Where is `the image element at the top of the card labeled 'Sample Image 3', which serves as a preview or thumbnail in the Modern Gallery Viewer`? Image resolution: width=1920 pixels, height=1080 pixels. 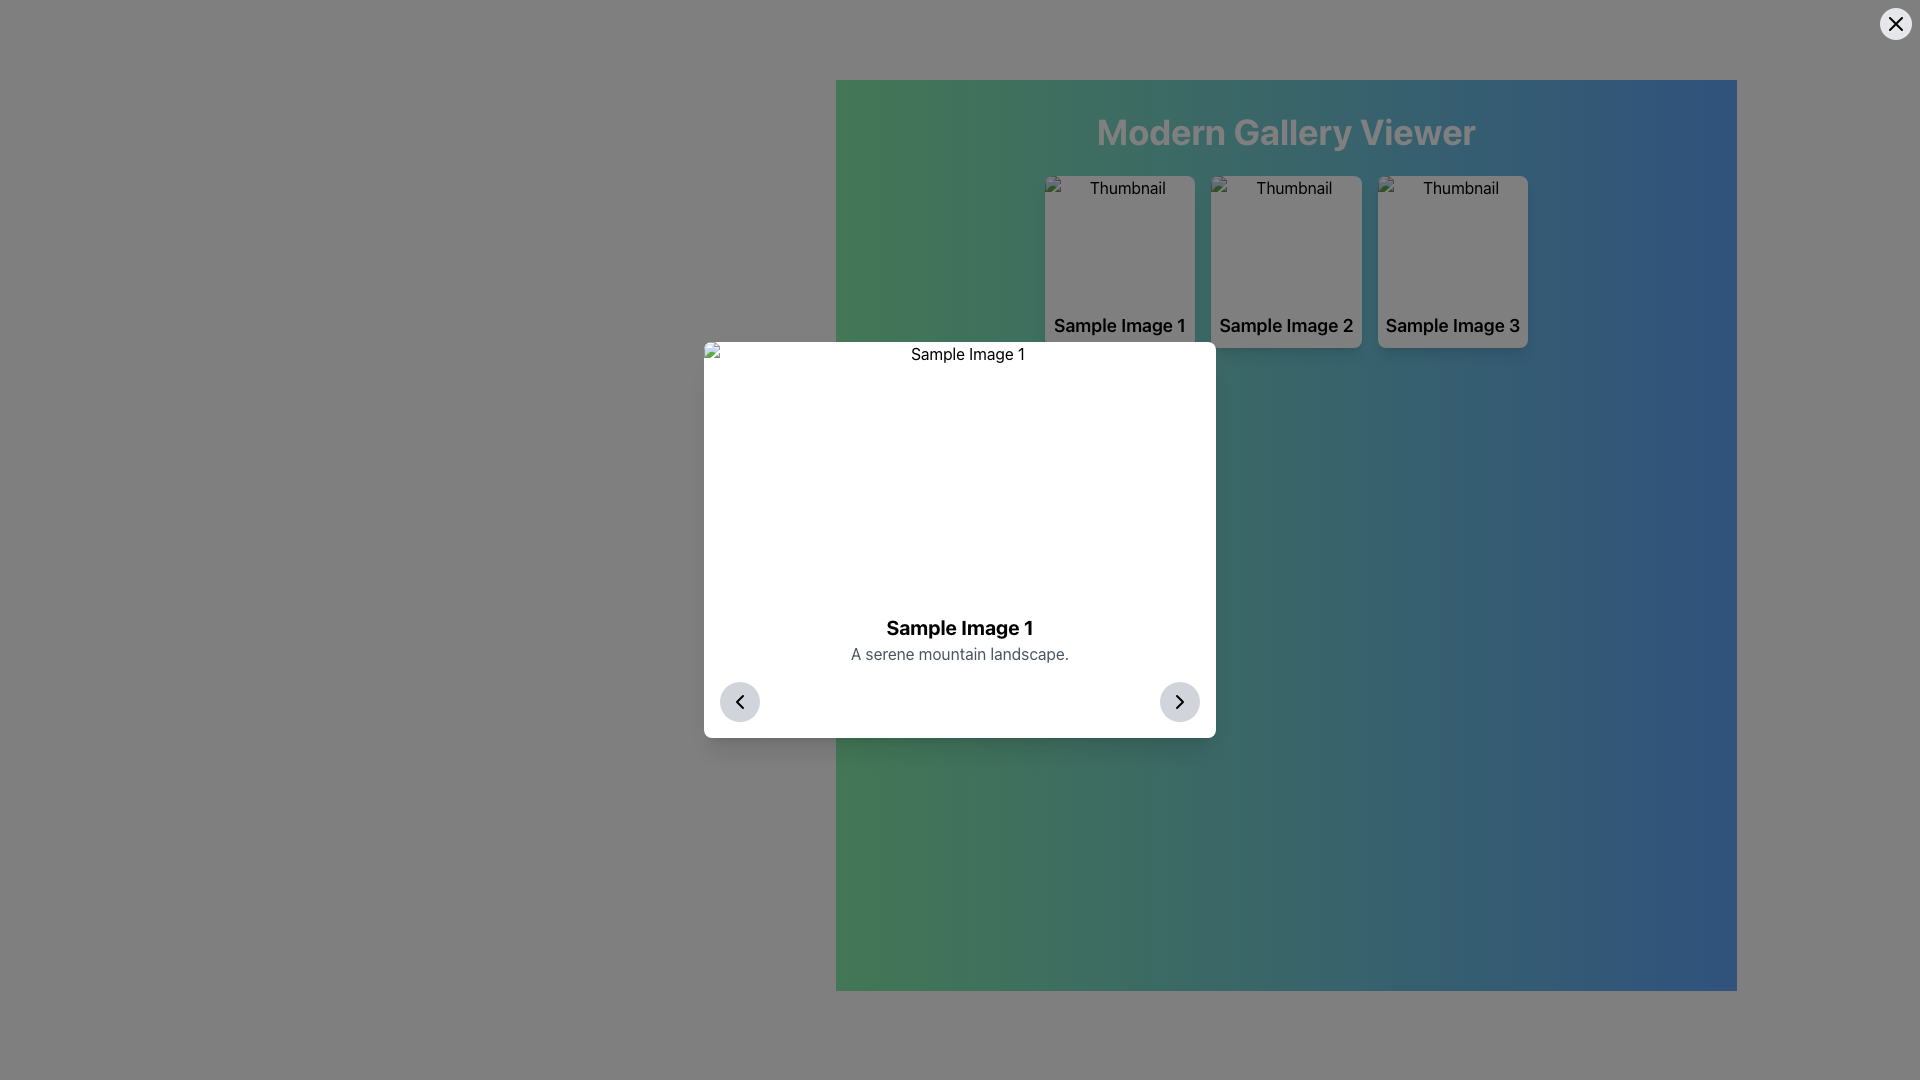 the image element at the top of the card labeled 'Sample Image 3', which serves as a preview or thumbnail in the Modern Gallery Viewer is located at coordinates (1453, 238).